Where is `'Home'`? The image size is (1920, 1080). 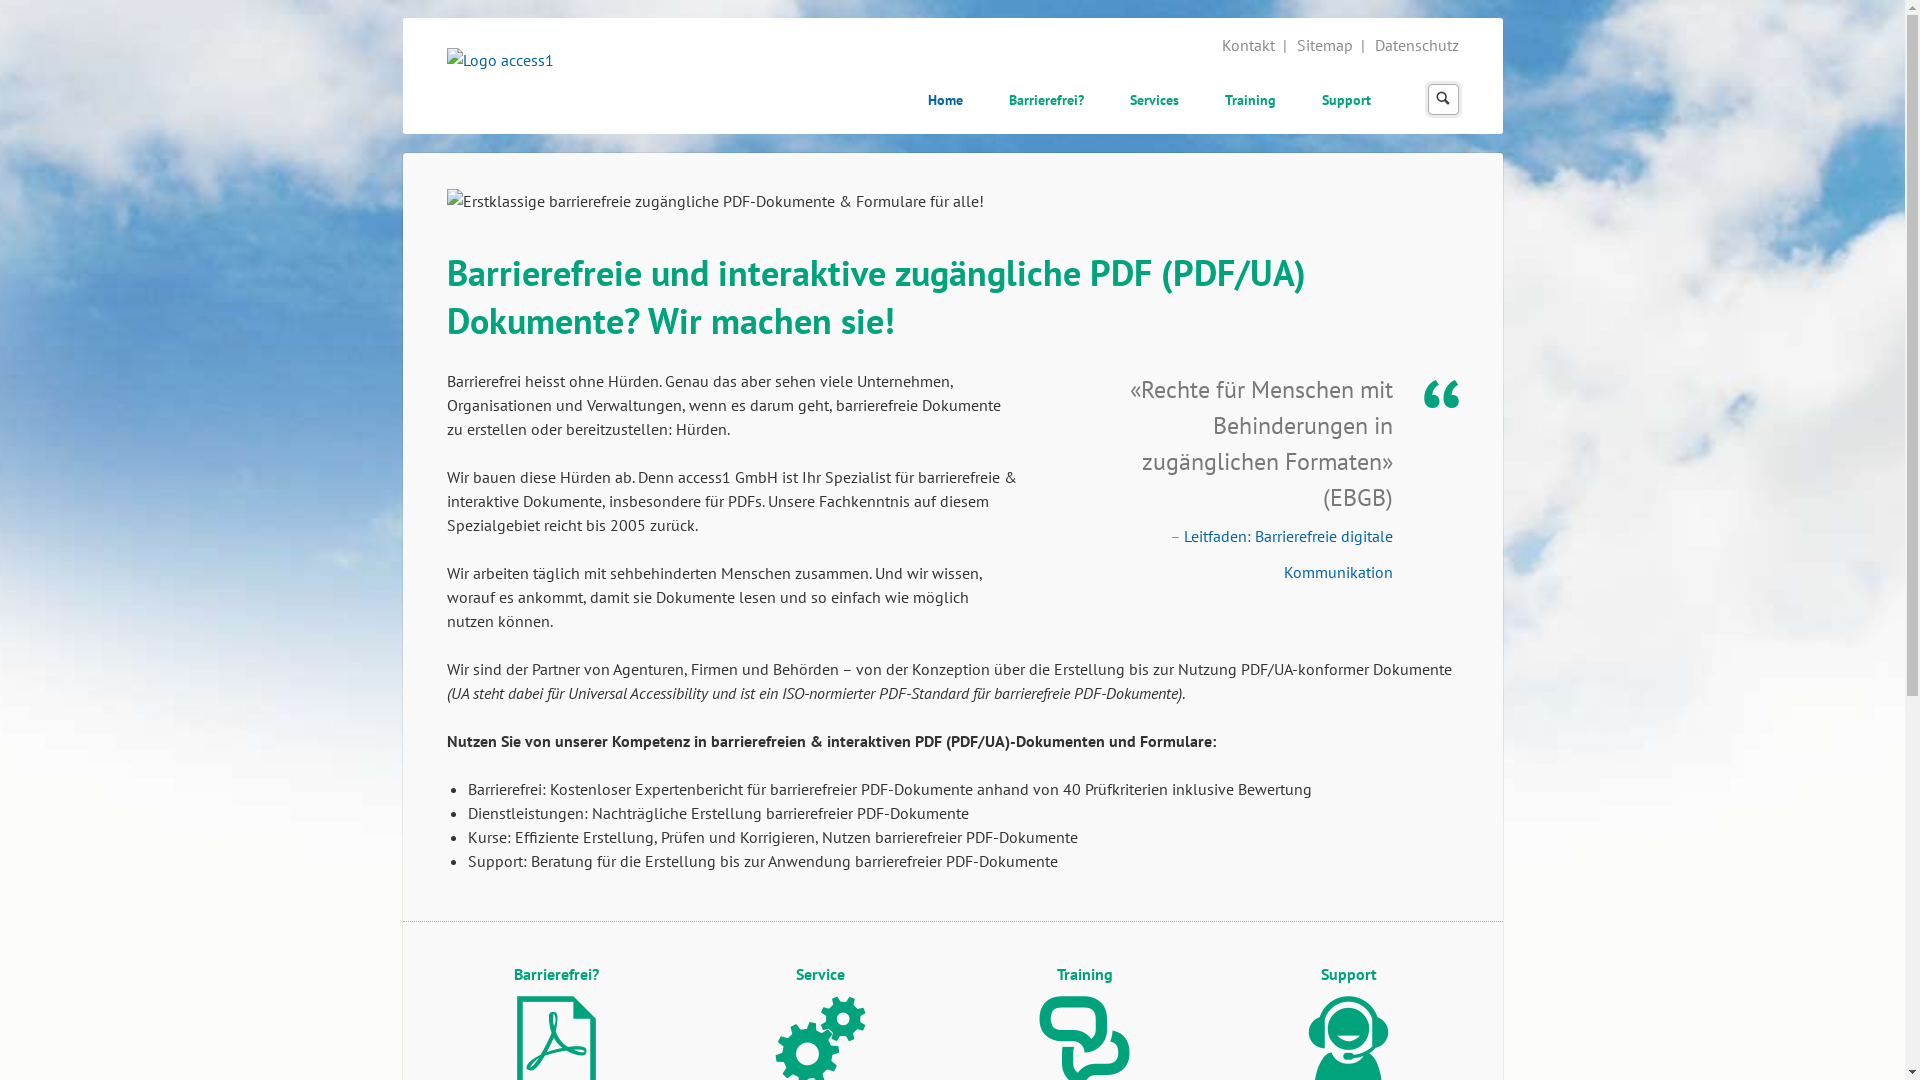 'Home' is located at coordinates (911, 102).